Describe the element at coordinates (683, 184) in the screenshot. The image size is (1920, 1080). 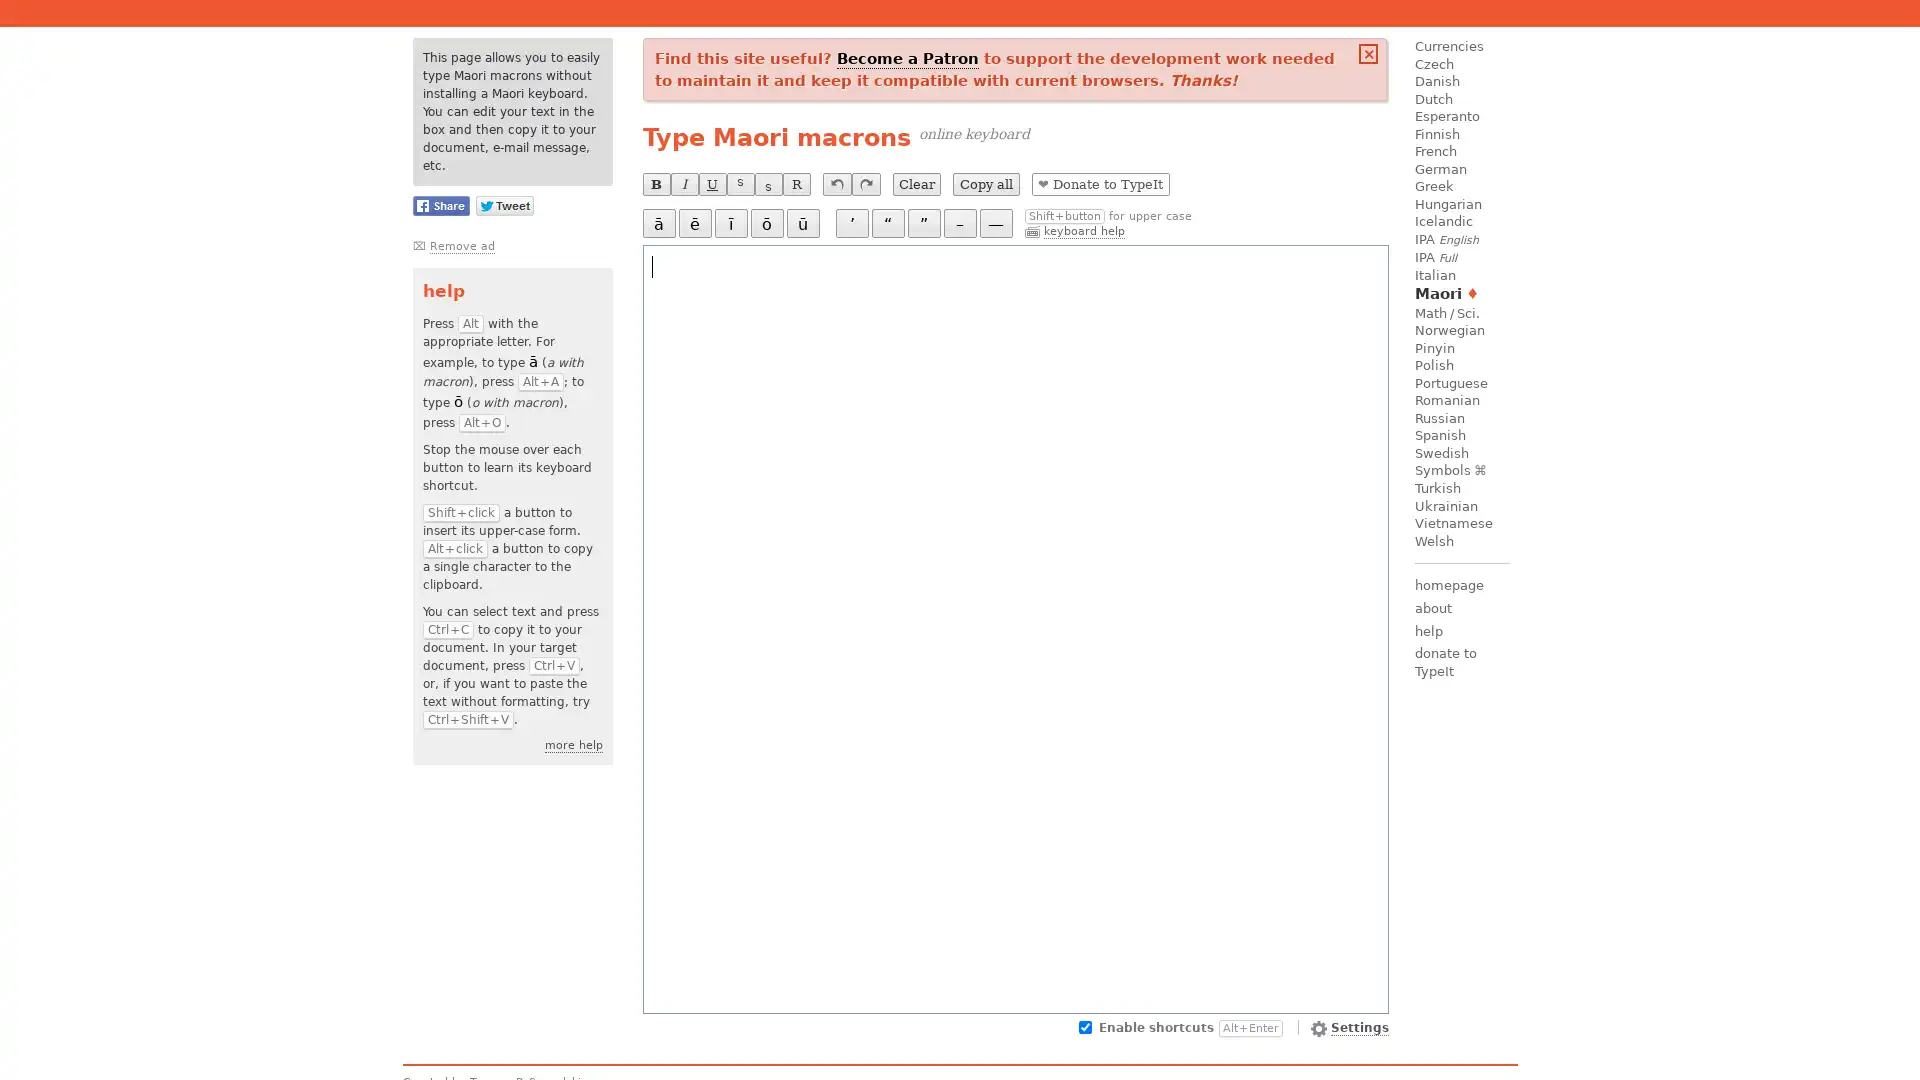
I see `I` at that location.